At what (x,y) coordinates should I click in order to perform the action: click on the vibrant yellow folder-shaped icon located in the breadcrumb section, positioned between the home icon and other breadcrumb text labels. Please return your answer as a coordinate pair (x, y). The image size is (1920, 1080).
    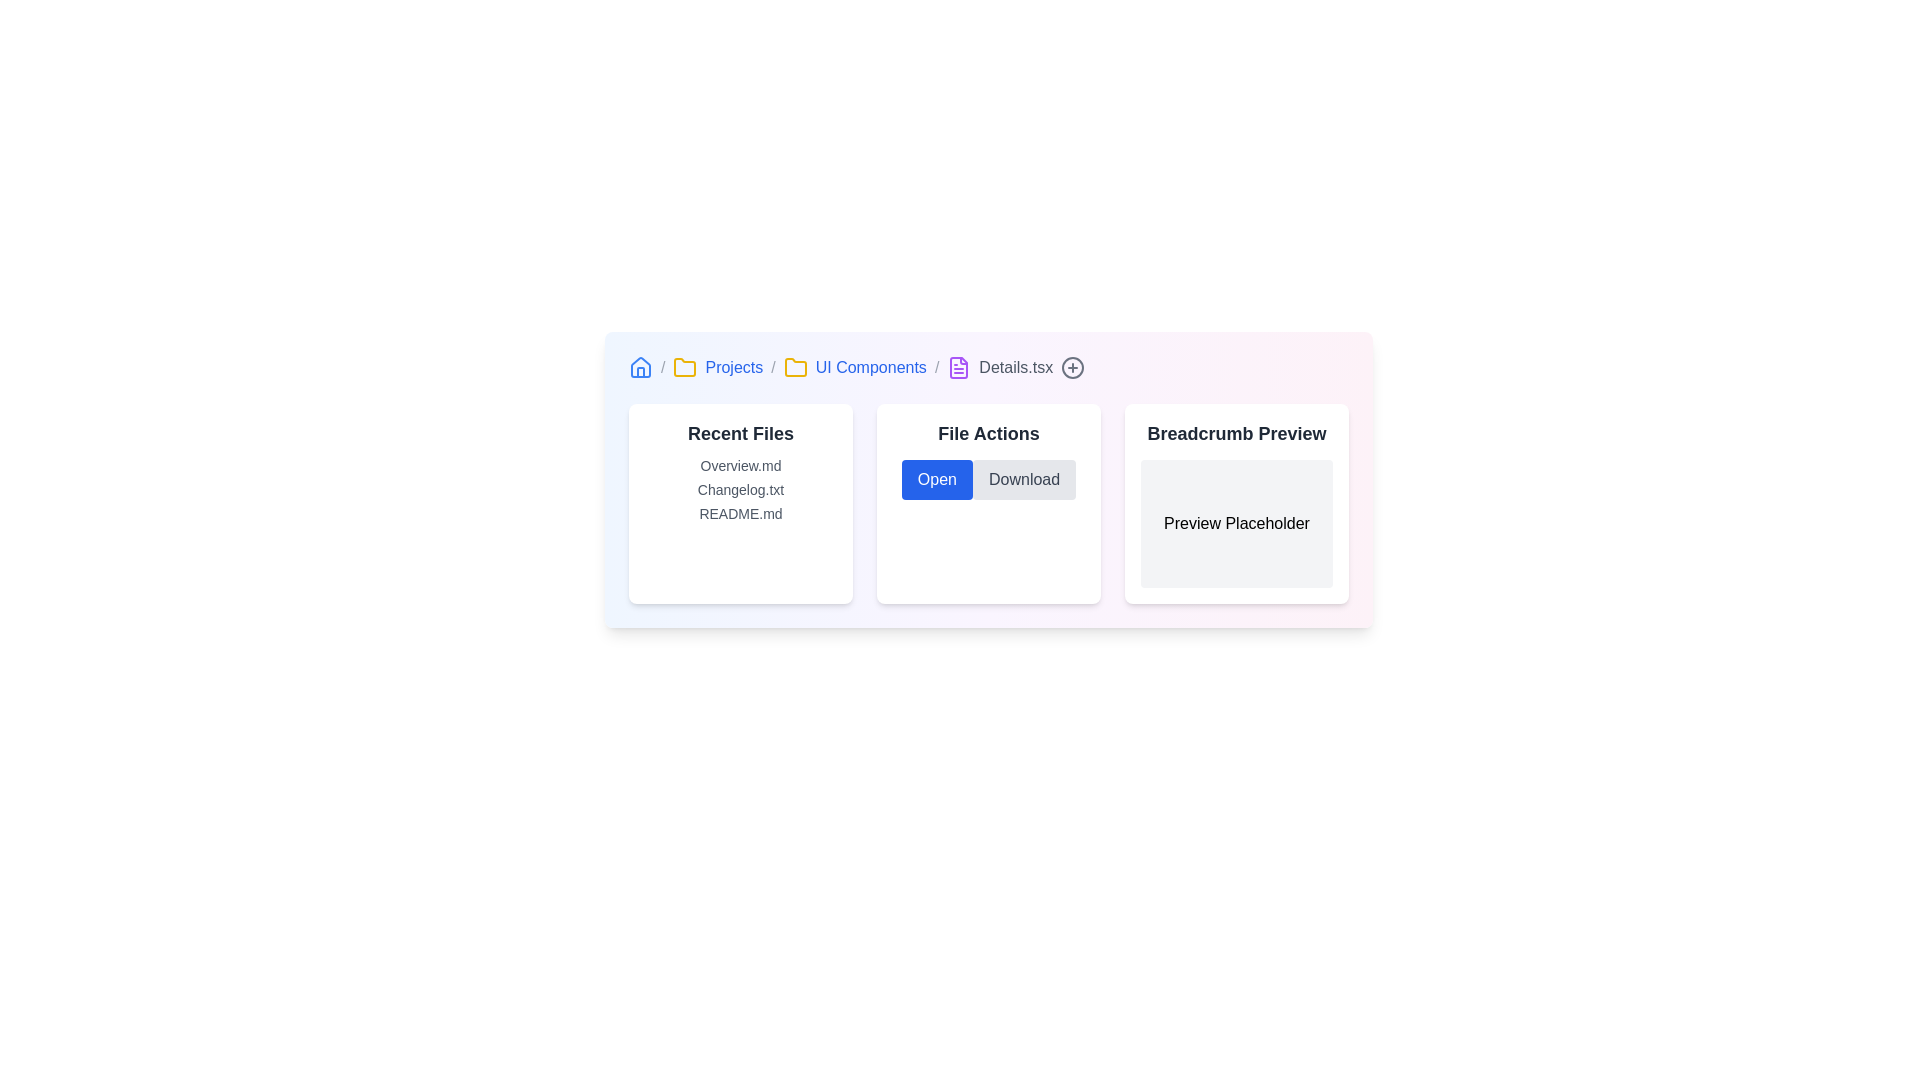
    Looking at the image, I should click on (794, 367).